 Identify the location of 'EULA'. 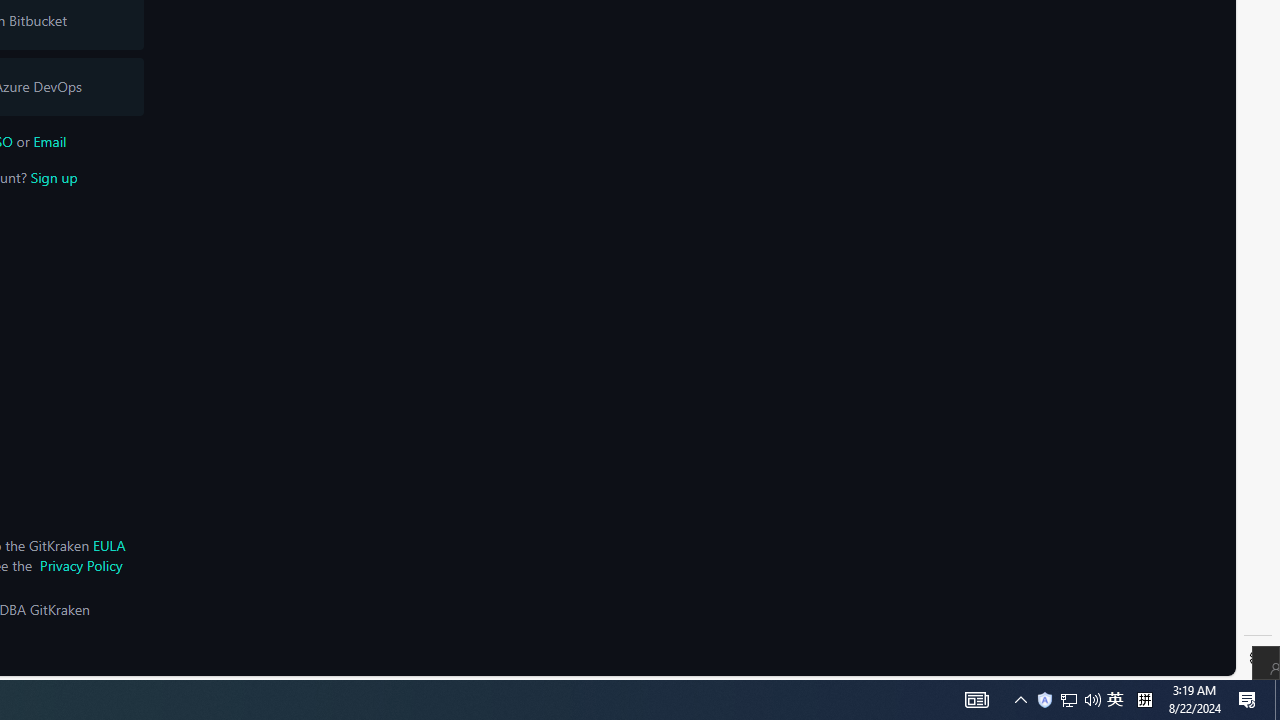
(107, 545).